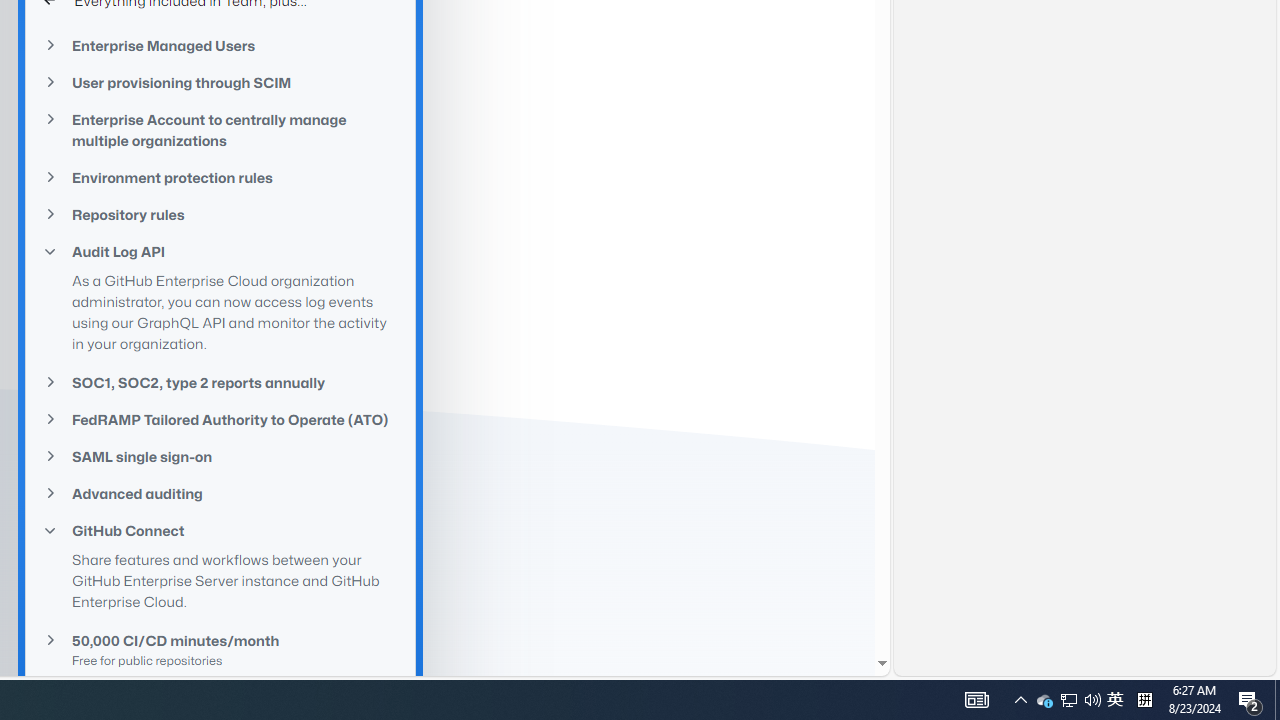 Image resolution: width=1280 pixels, height=720 pixels. What do you see at coordinates (220, 456) in the screenshot?
I see `'SAML single sign-on'` at bounding box center [220, 456].